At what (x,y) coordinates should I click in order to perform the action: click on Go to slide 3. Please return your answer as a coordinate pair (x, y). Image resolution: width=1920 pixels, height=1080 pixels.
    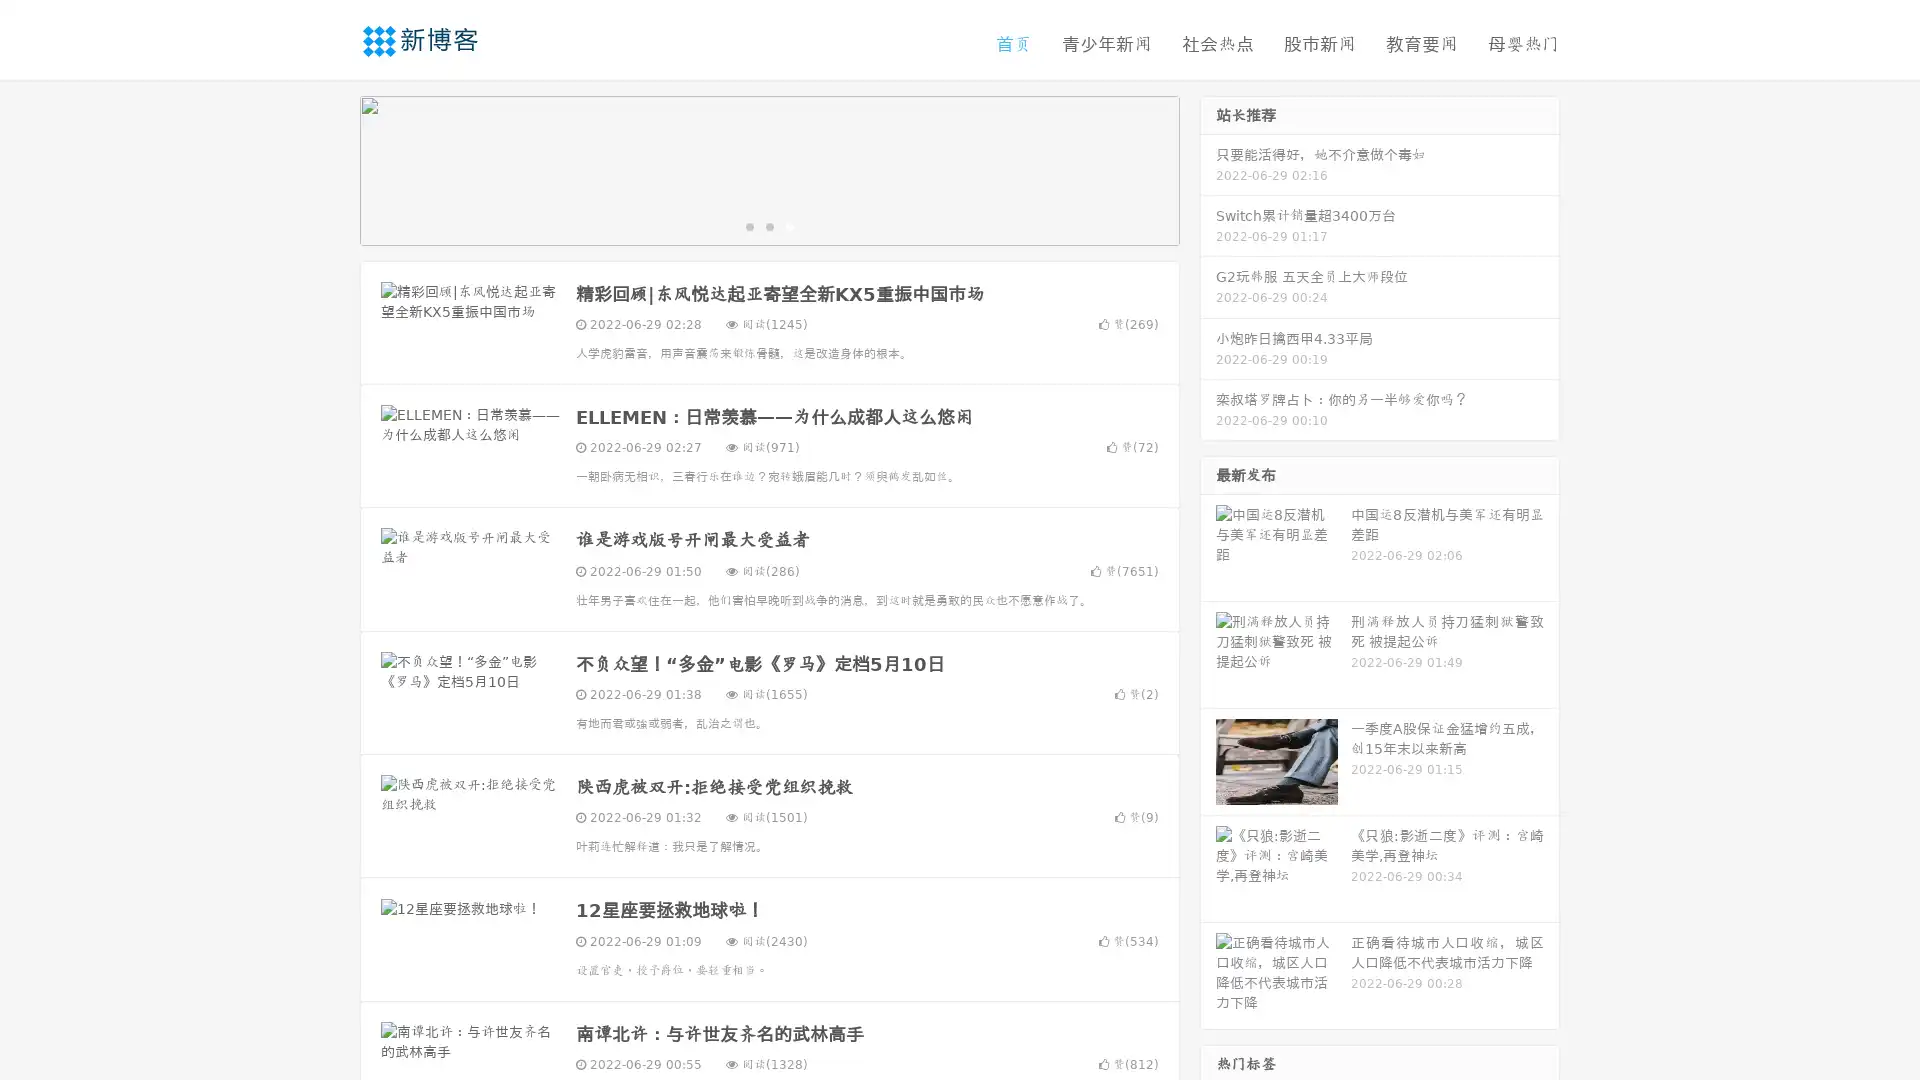
    Looking at the image, I should click on (789, 225).